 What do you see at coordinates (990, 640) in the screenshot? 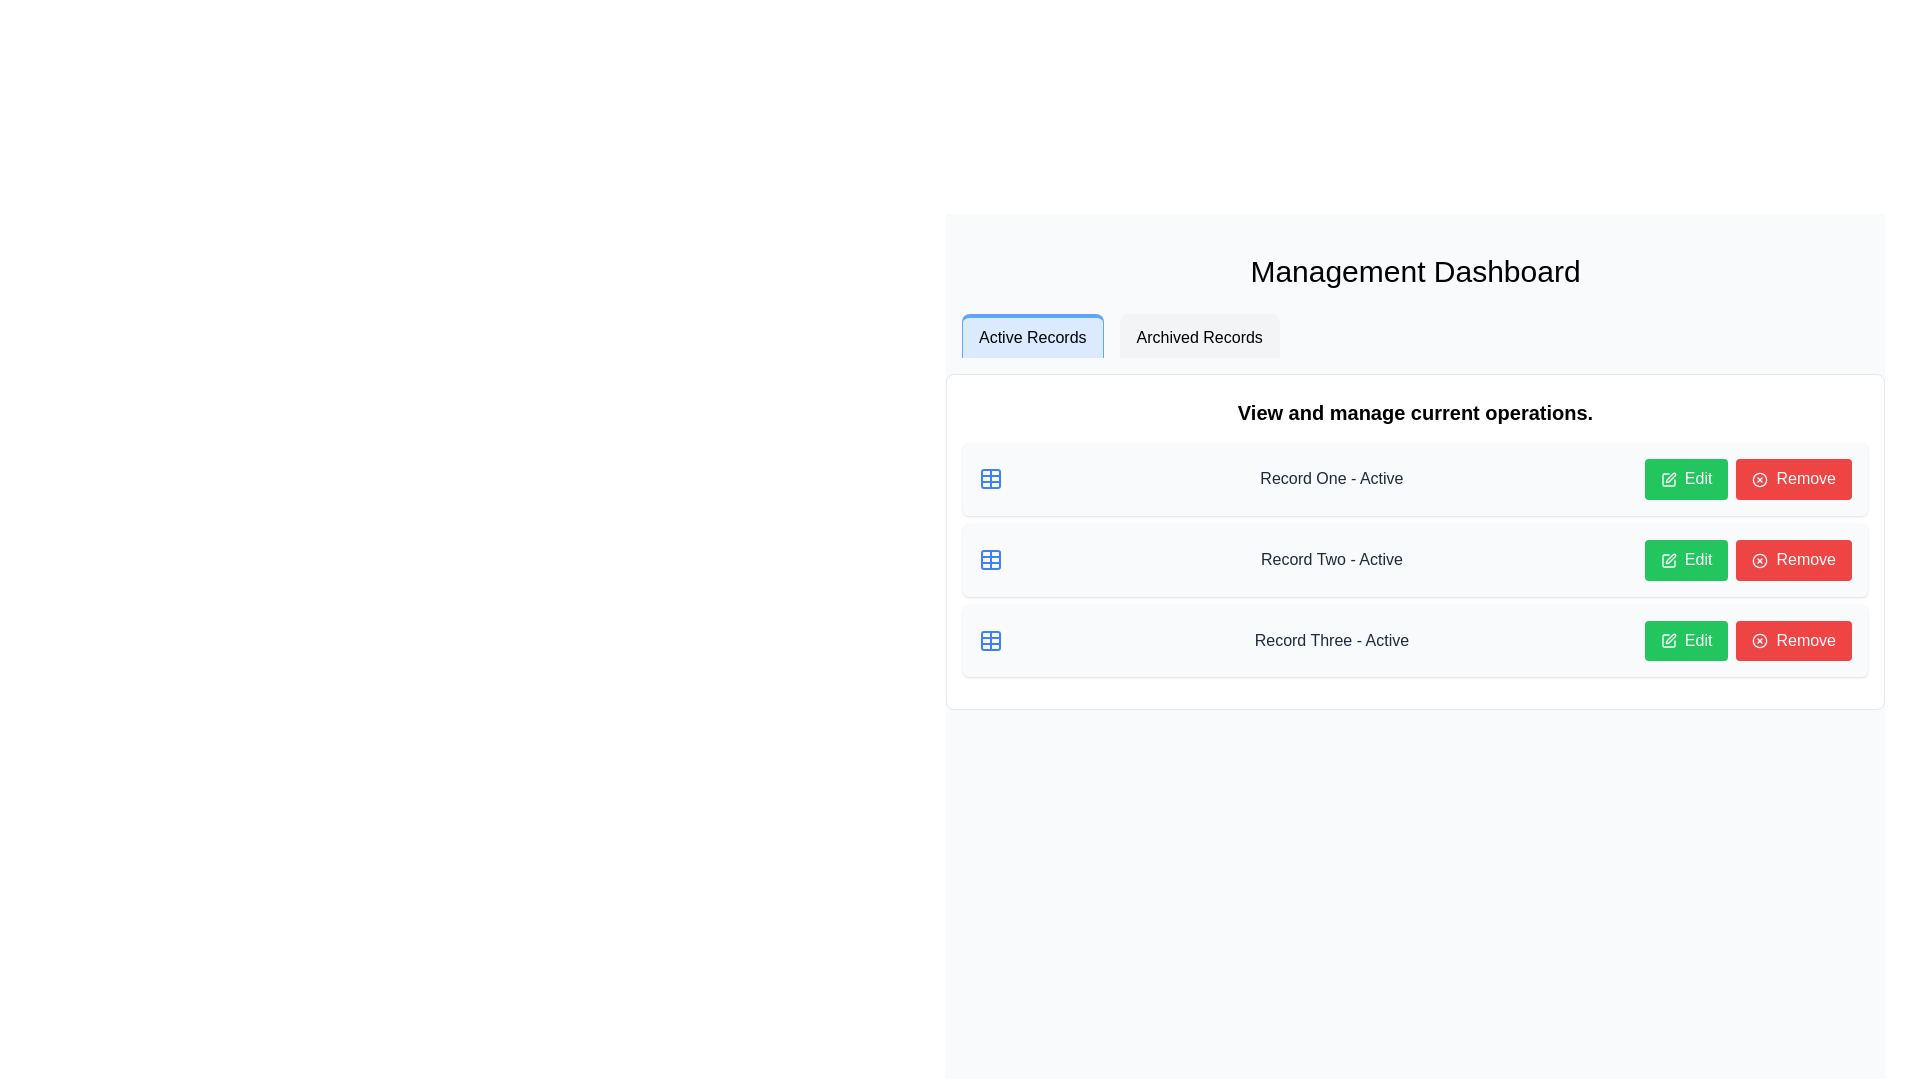
I see `the SVG-based graphical icon representing a table or grid located in the third record row of the 'Active Records' list group` at bounding box center [990, 640].